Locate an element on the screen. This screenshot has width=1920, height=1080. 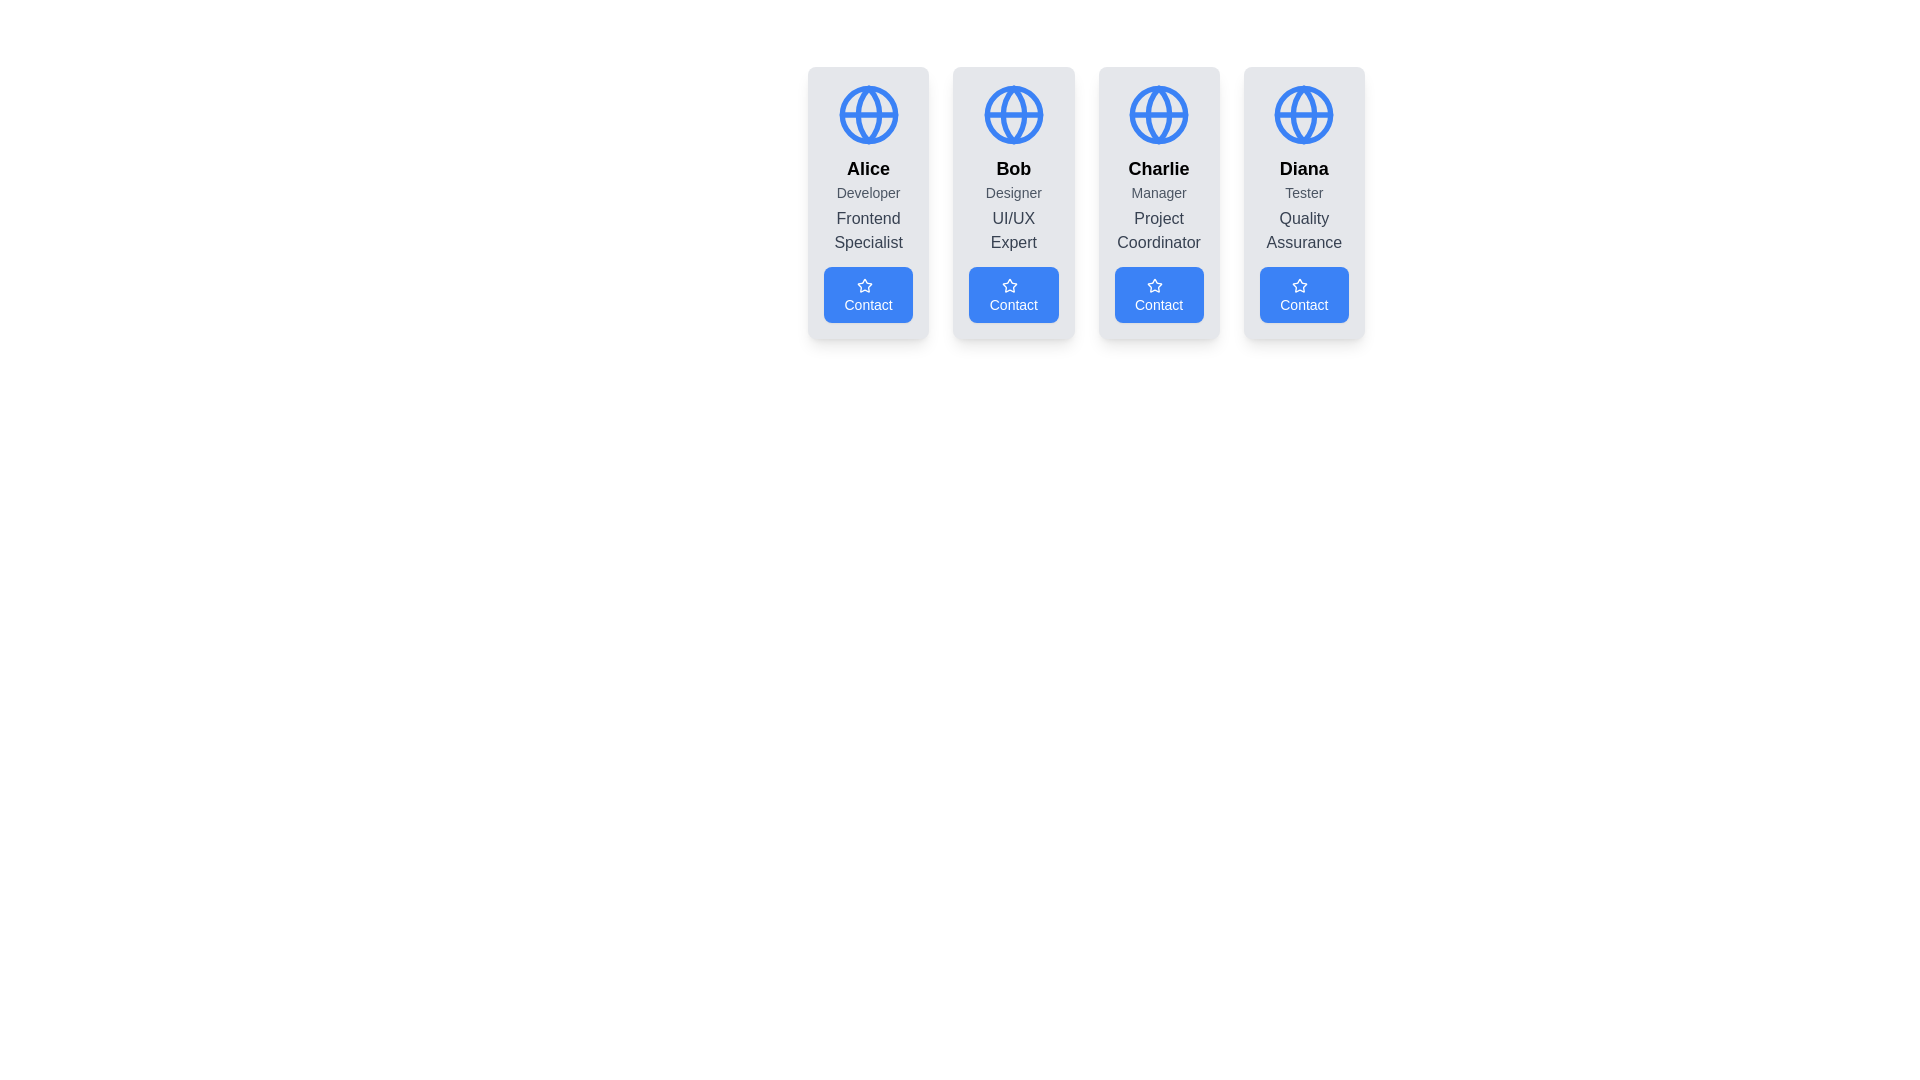
text label displaying the name 'Alice', which is styled with a large and bold font, located below the globe icon in the profile card is located at coordinates (868, 168).